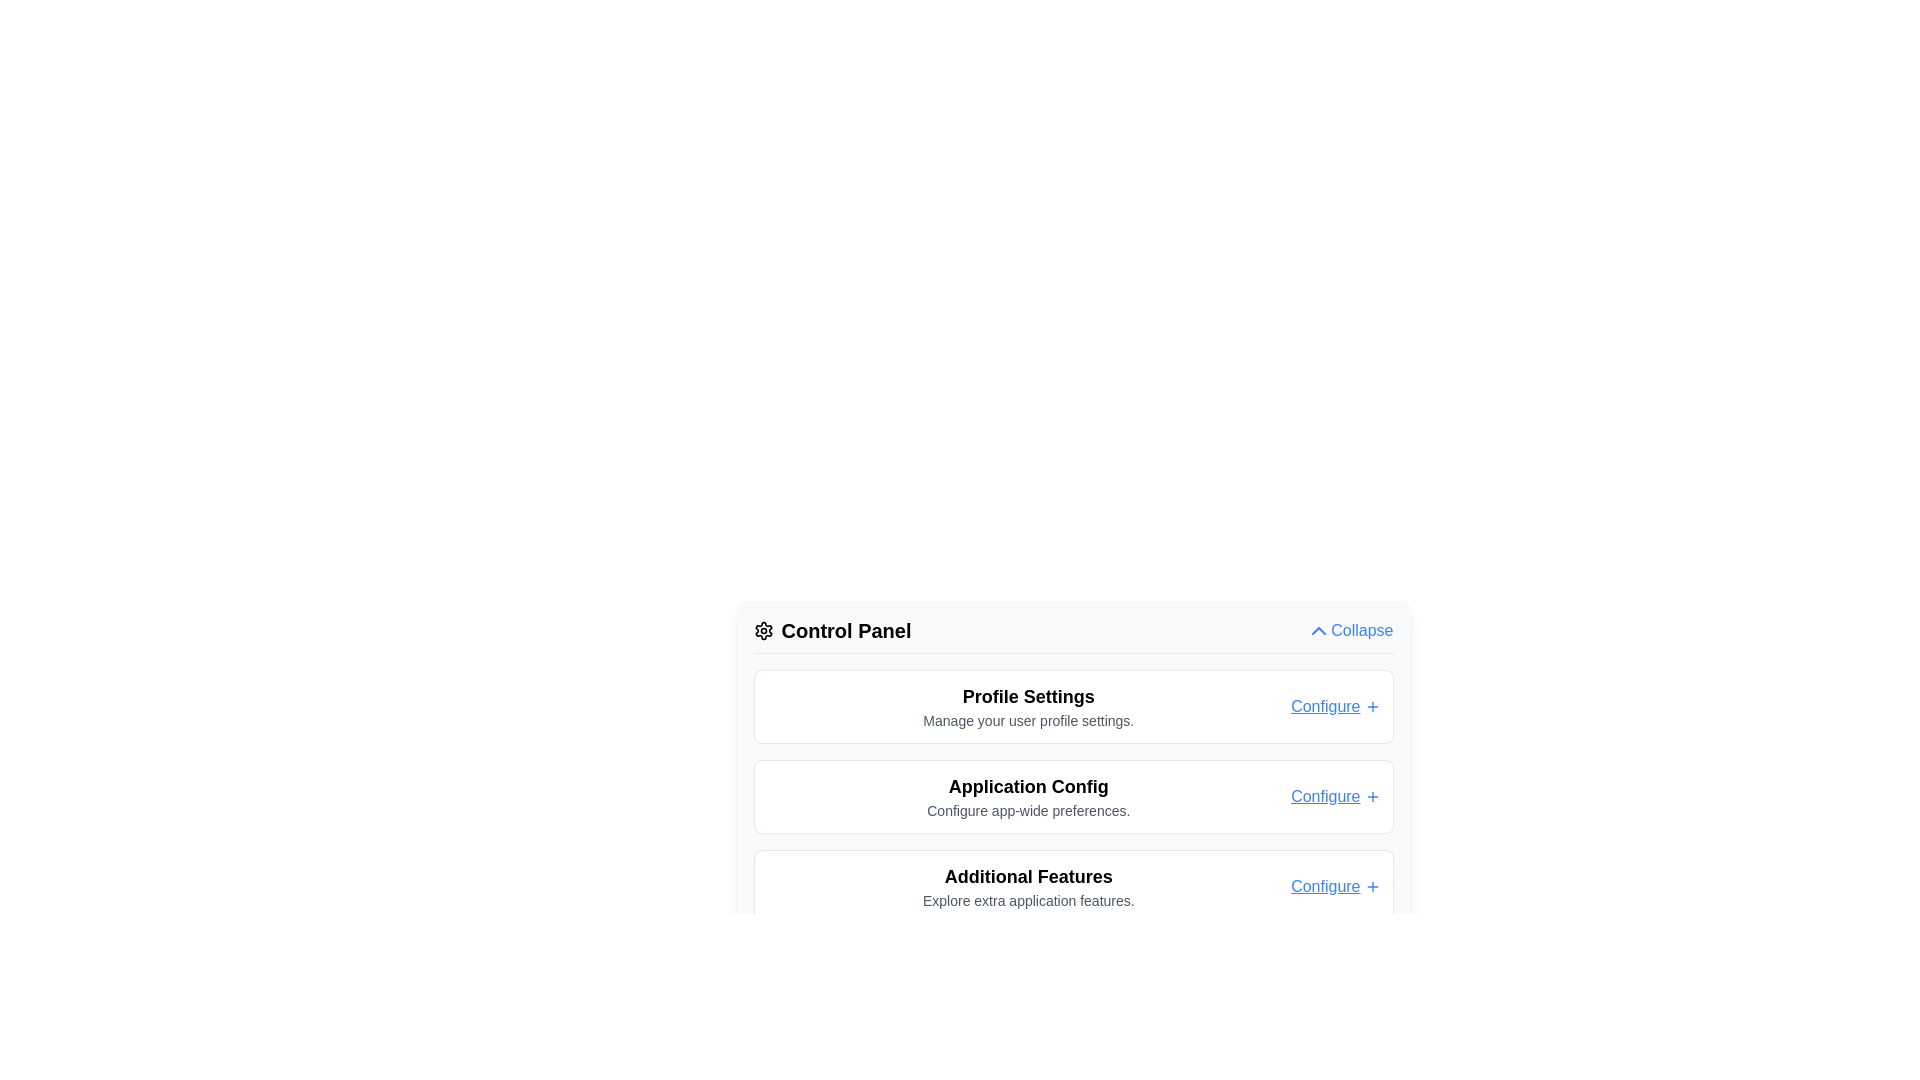  Describe the element at coordinates (832, 631) in the screenshot. I see `'Control Panel' header element that features a settings gear icon on its left, prominently displayed at the top of the section` at that location.